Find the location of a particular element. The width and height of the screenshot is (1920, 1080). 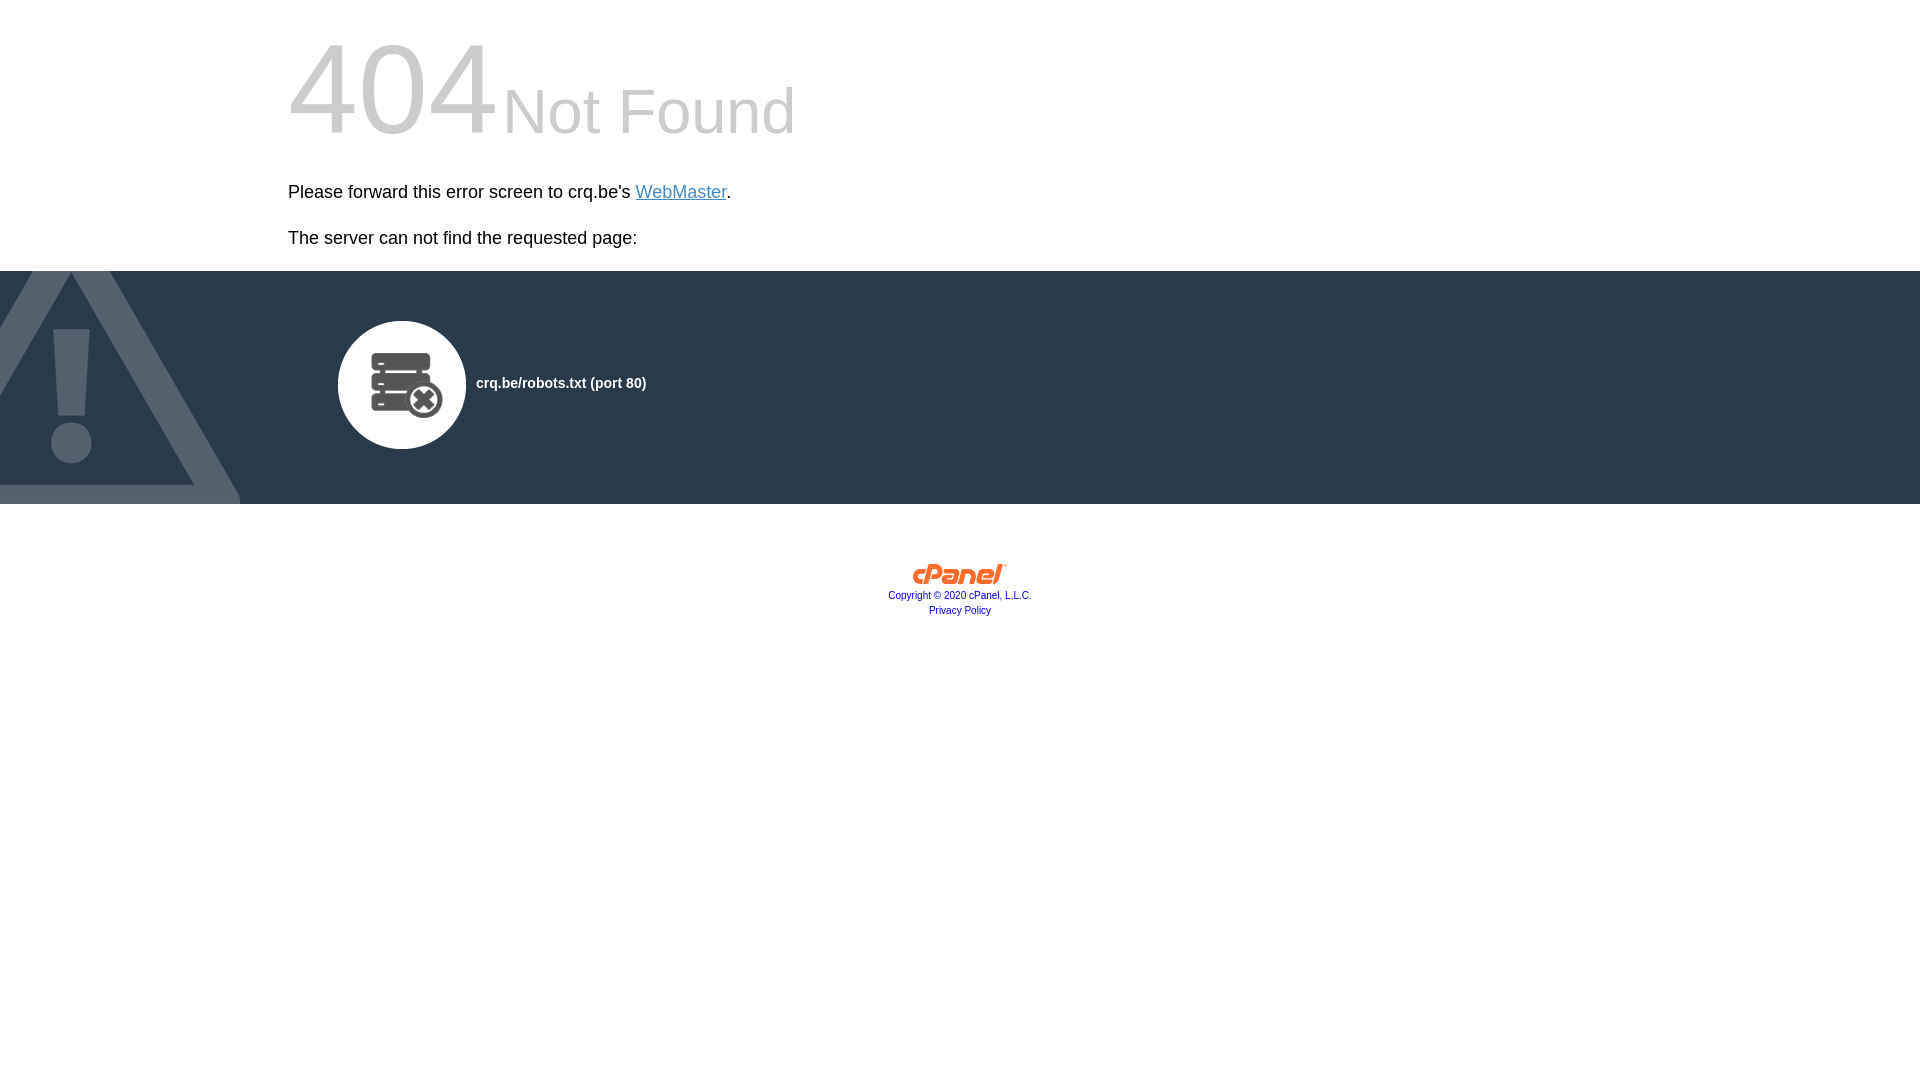

'cPanel, Inc.' is located at coordinates (960, 578).